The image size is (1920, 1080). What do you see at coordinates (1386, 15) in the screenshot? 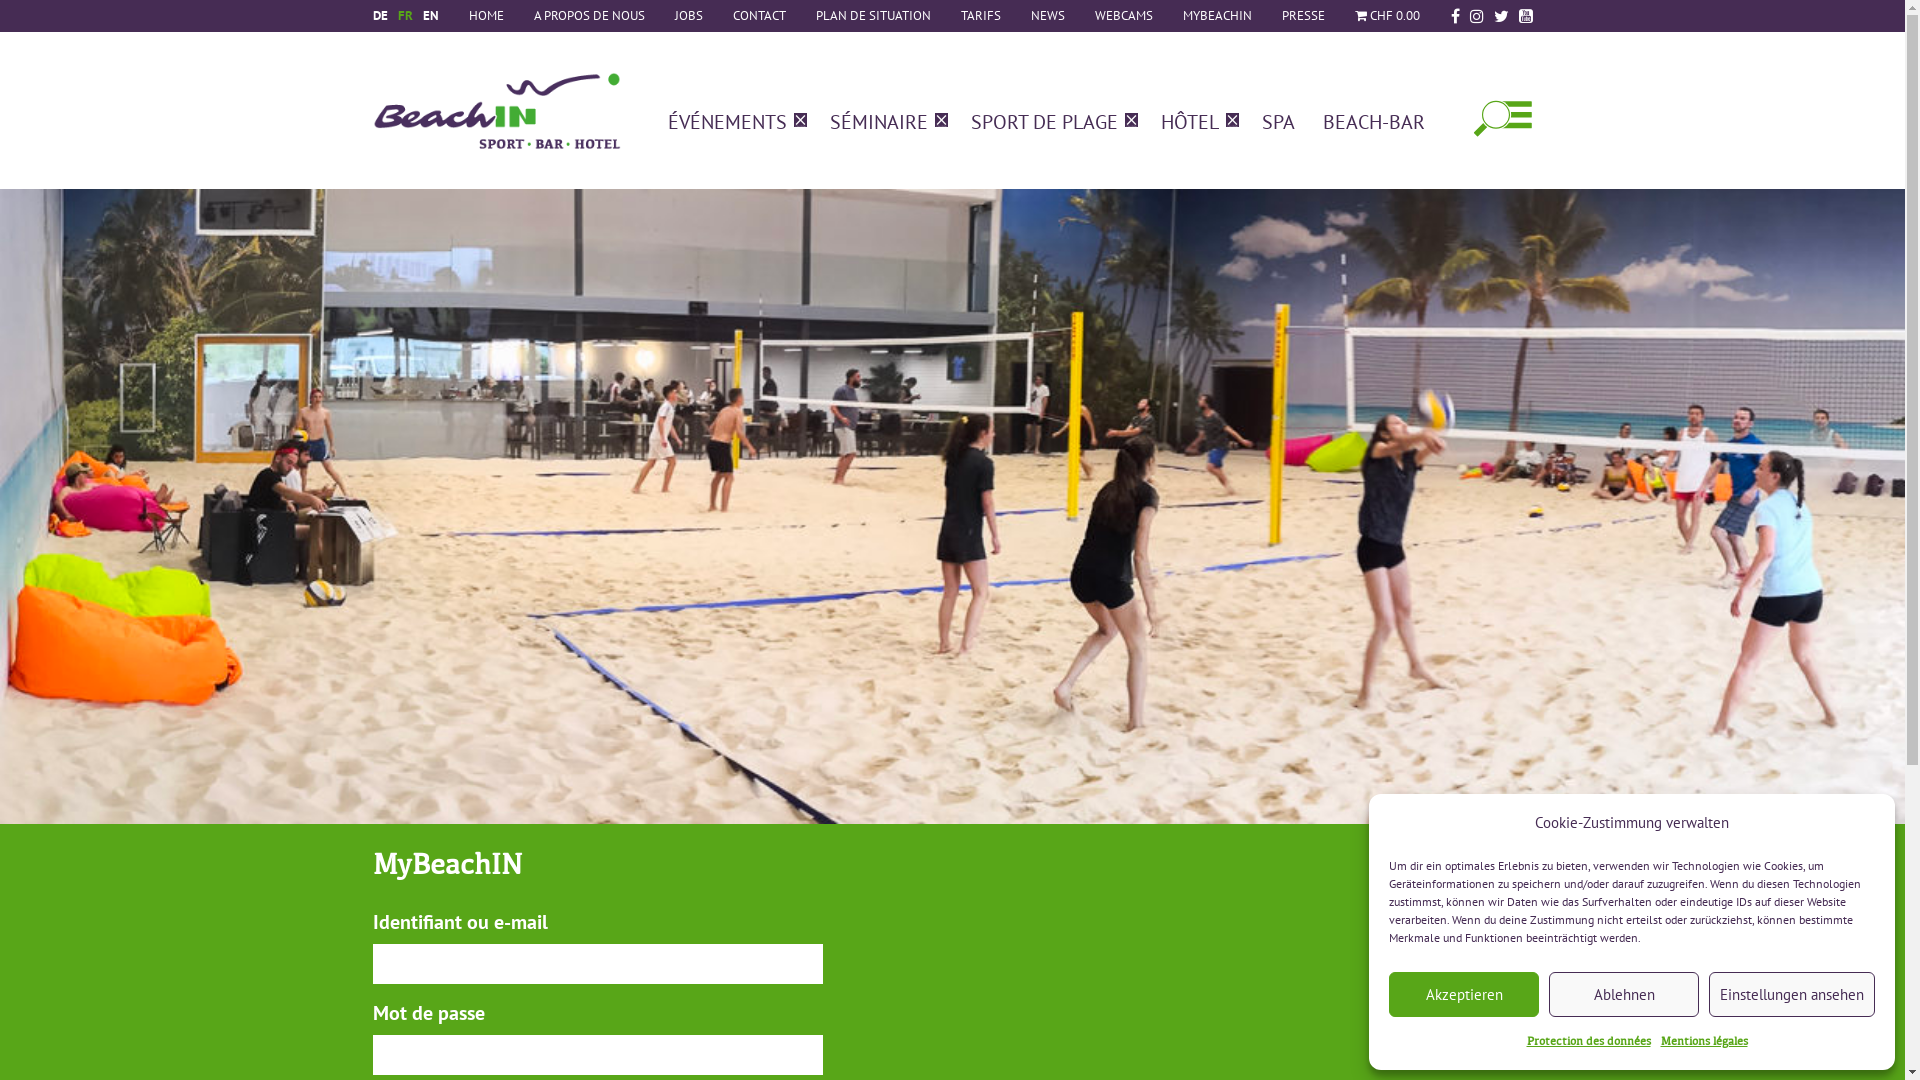
I see `'CHF 0.00'` at bounding box center [1386, 15].